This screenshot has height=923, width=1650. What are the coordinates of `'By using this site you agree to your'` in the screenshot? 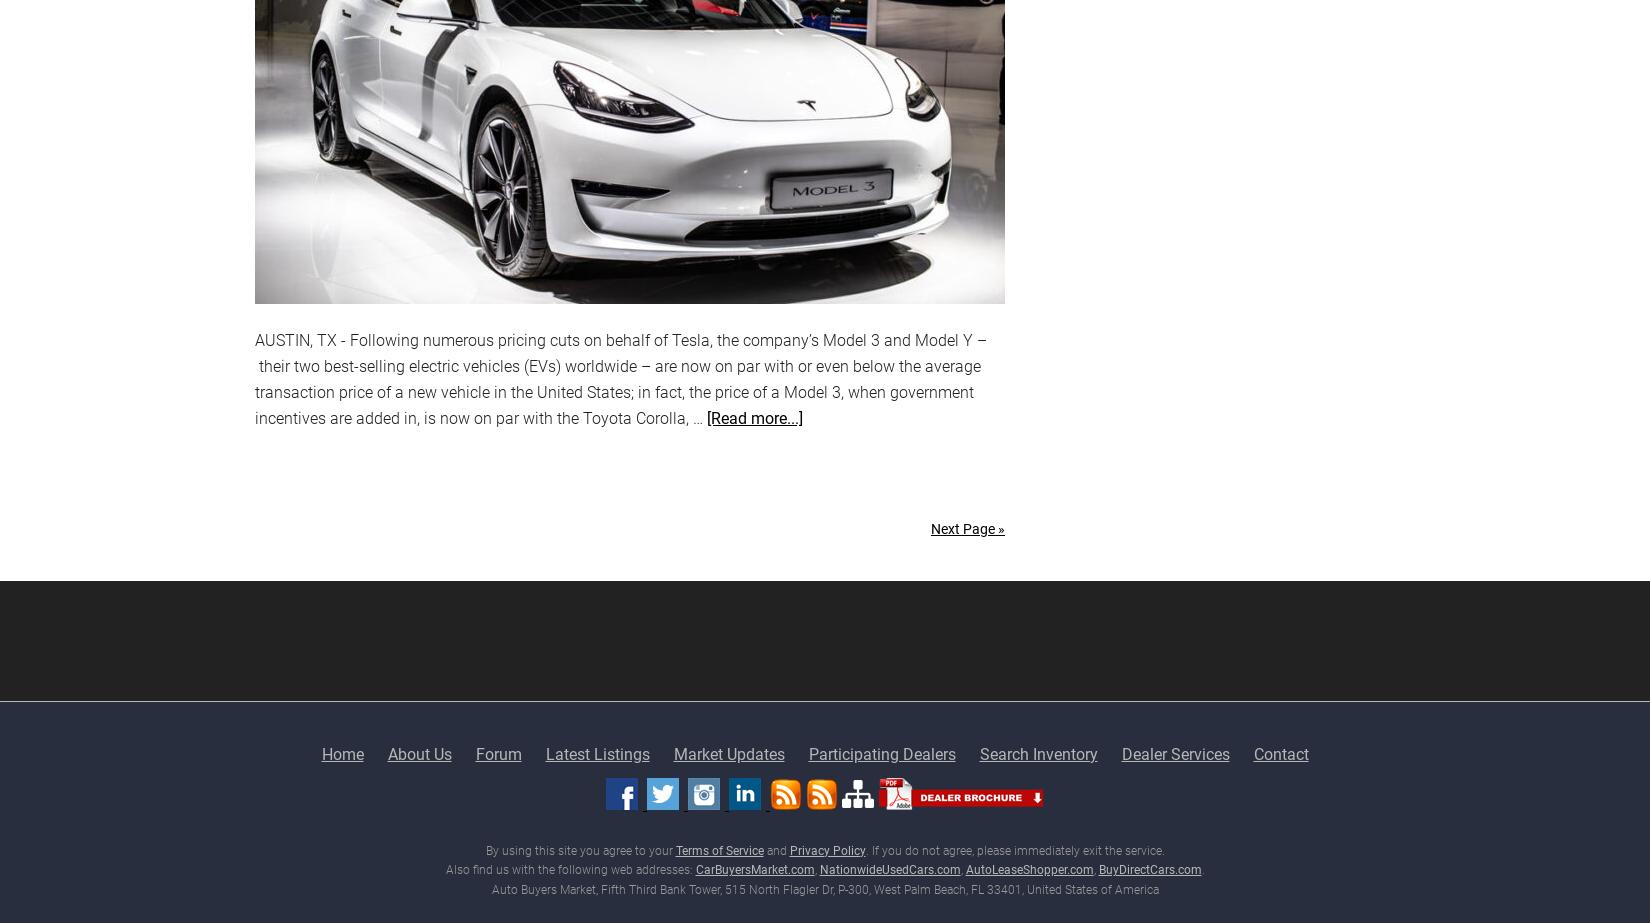 It's located at (578, 848).